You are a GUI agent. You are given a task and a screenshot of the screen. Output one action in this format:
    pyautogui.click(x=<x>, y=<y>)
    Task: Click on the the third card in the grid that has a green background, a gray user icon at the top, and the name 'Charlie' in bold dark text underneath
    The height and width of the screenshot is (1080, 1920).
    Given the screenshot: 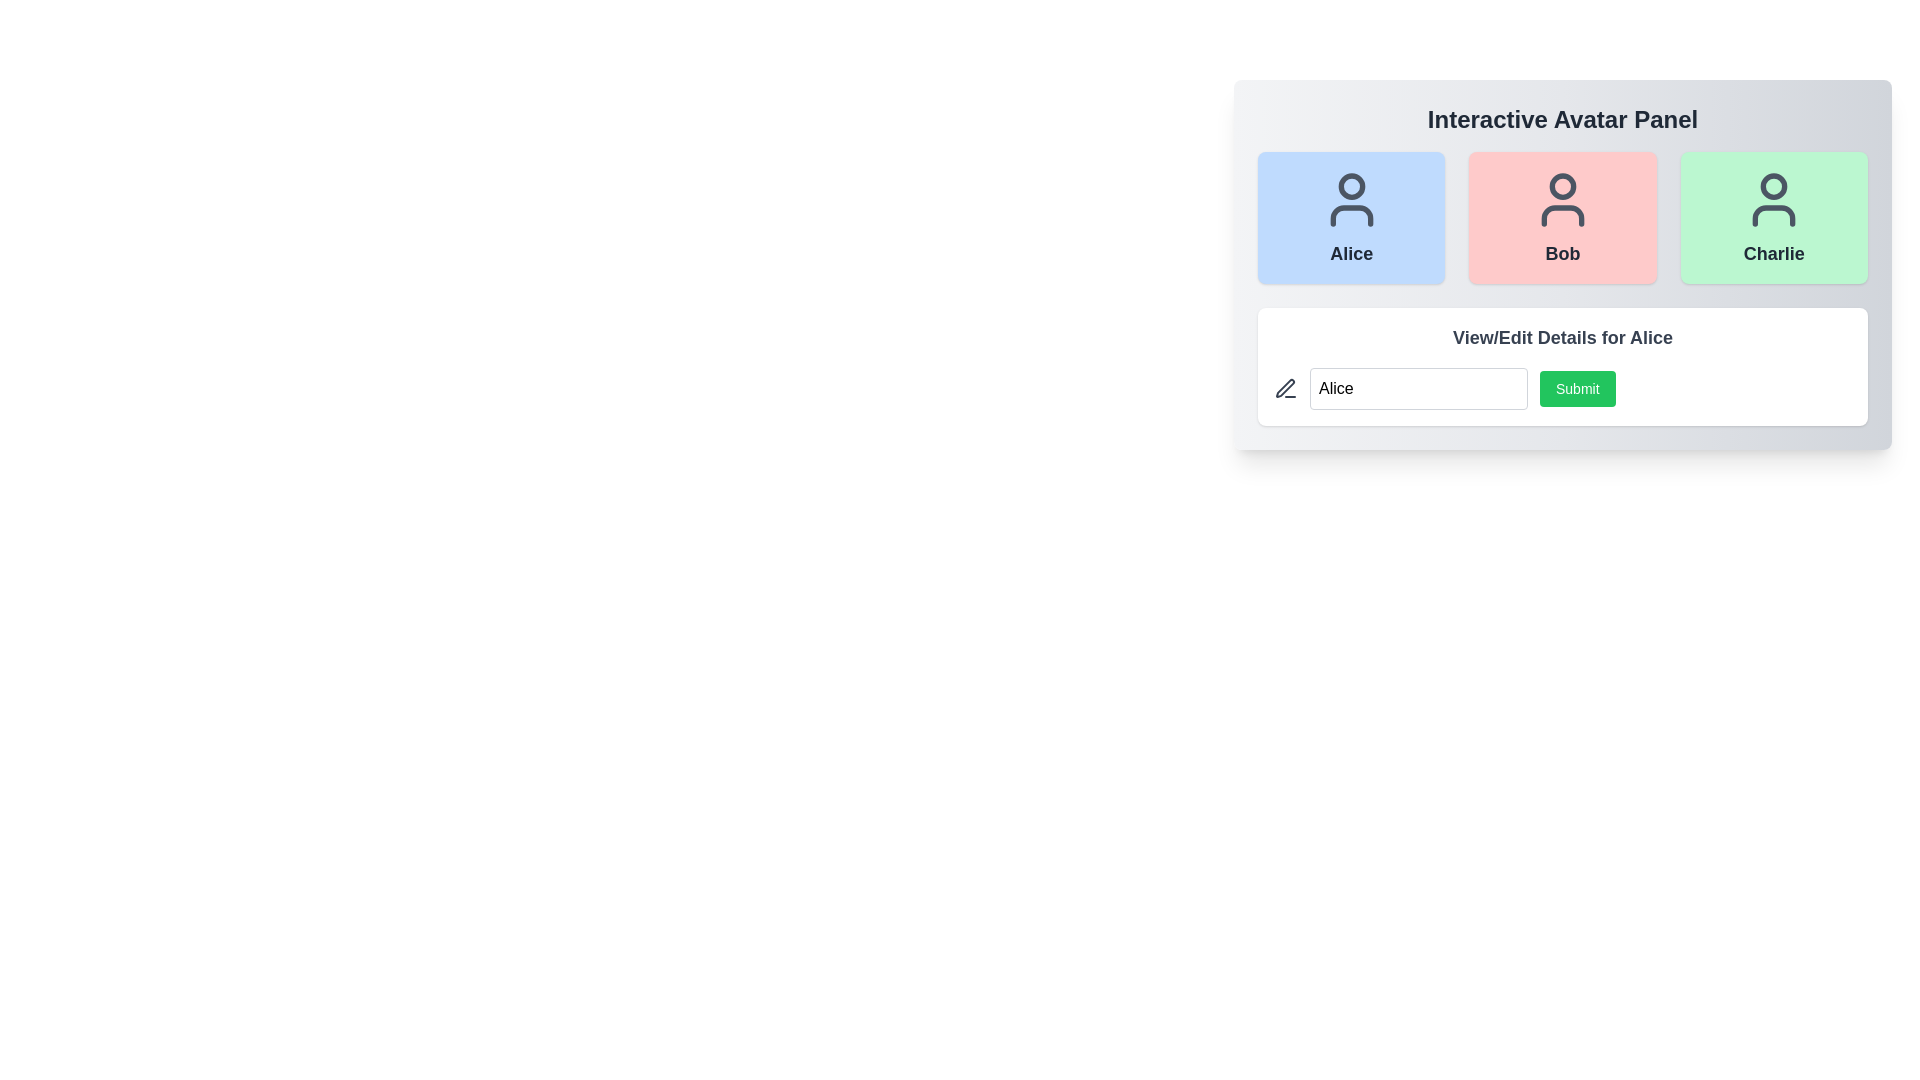 What is the action you would take?
    pyautogui.click(x=1774, y=218)
    